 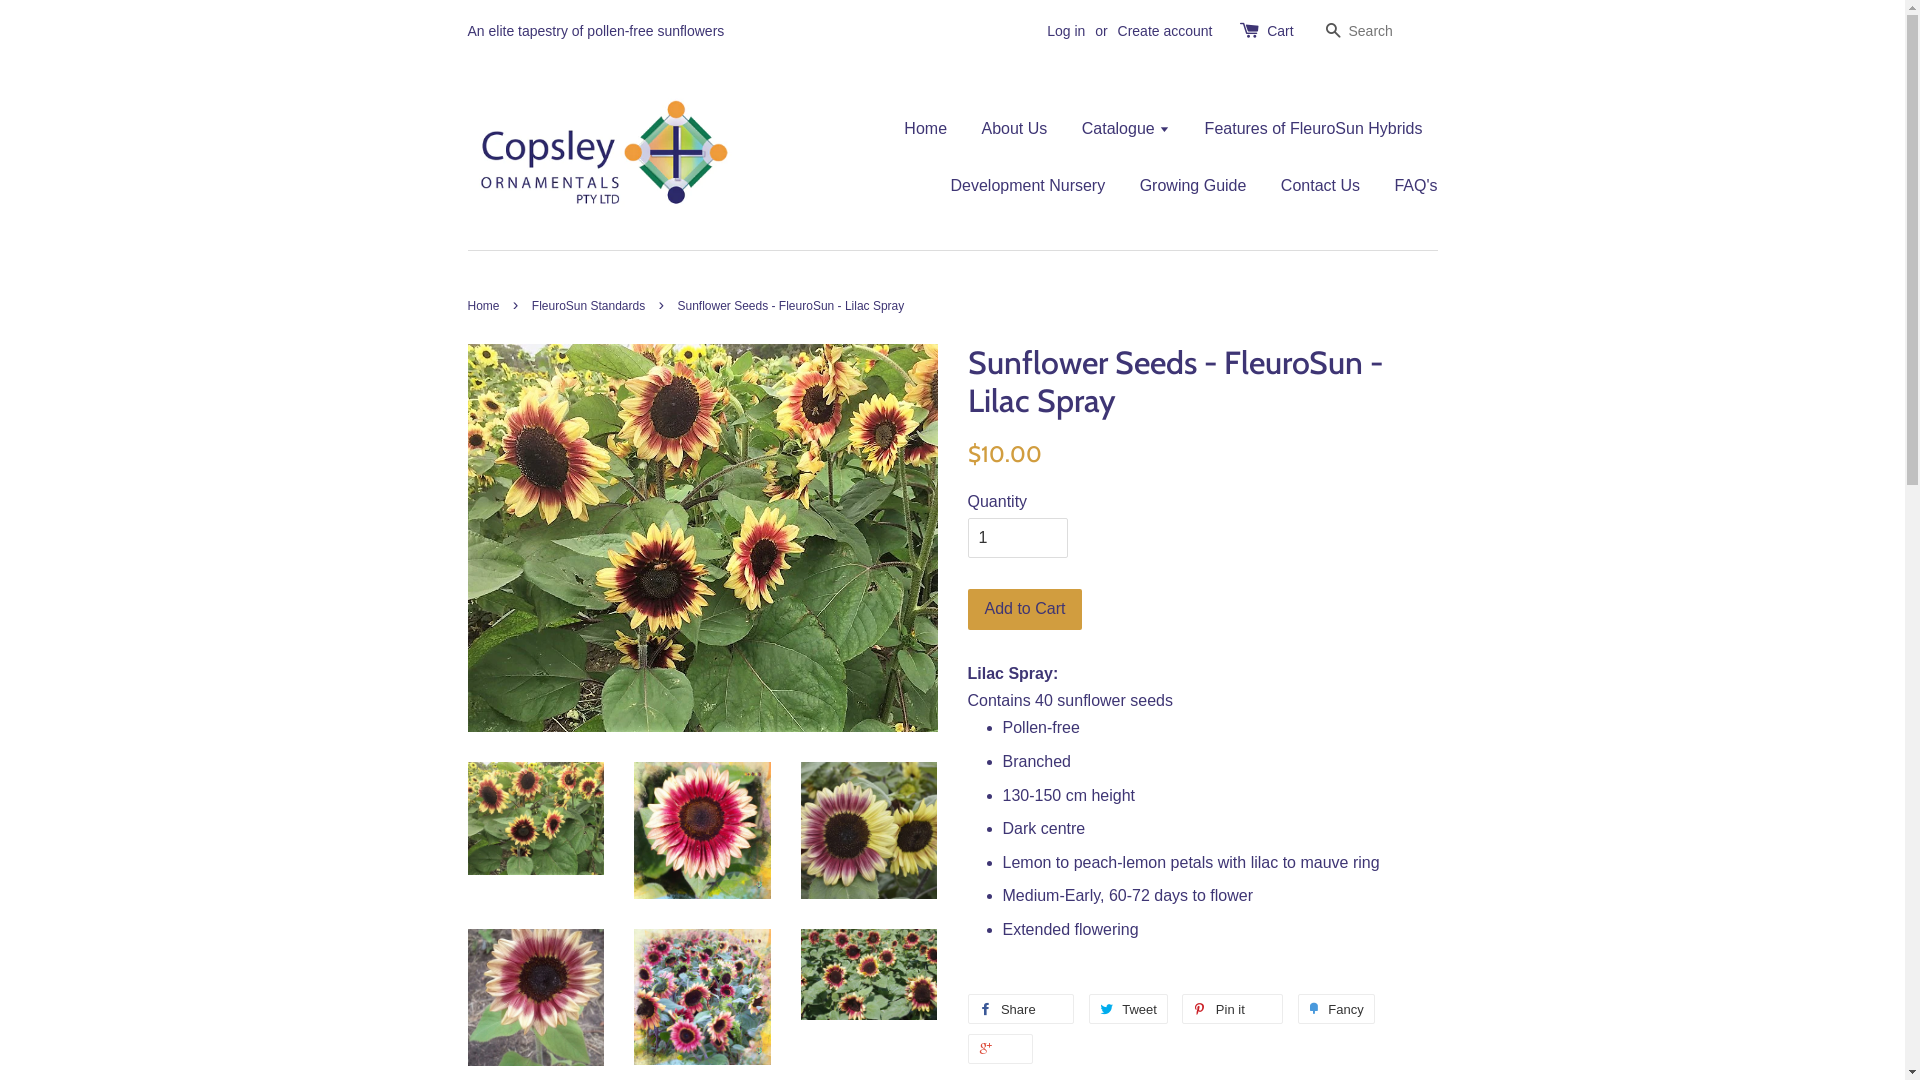 What do you see at coordinates (1064, 30) in the screenshot?
I see `'Log in'` at bounding box center [1064, 30].